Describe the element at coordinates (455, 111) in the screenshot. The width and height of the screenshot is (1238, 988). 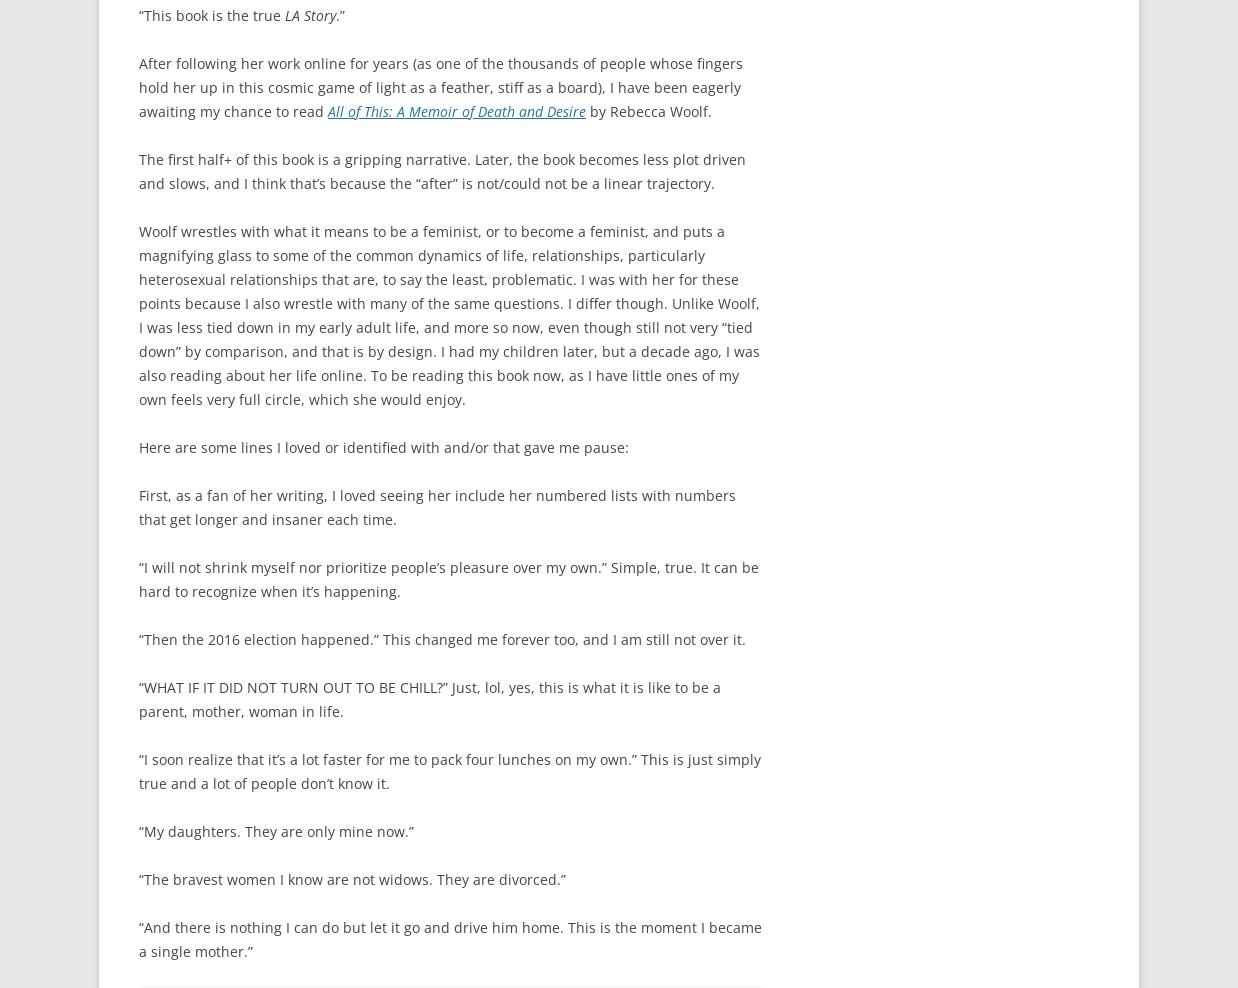
I see `'All of This: A Memoir of Death and Desire'` at that location.